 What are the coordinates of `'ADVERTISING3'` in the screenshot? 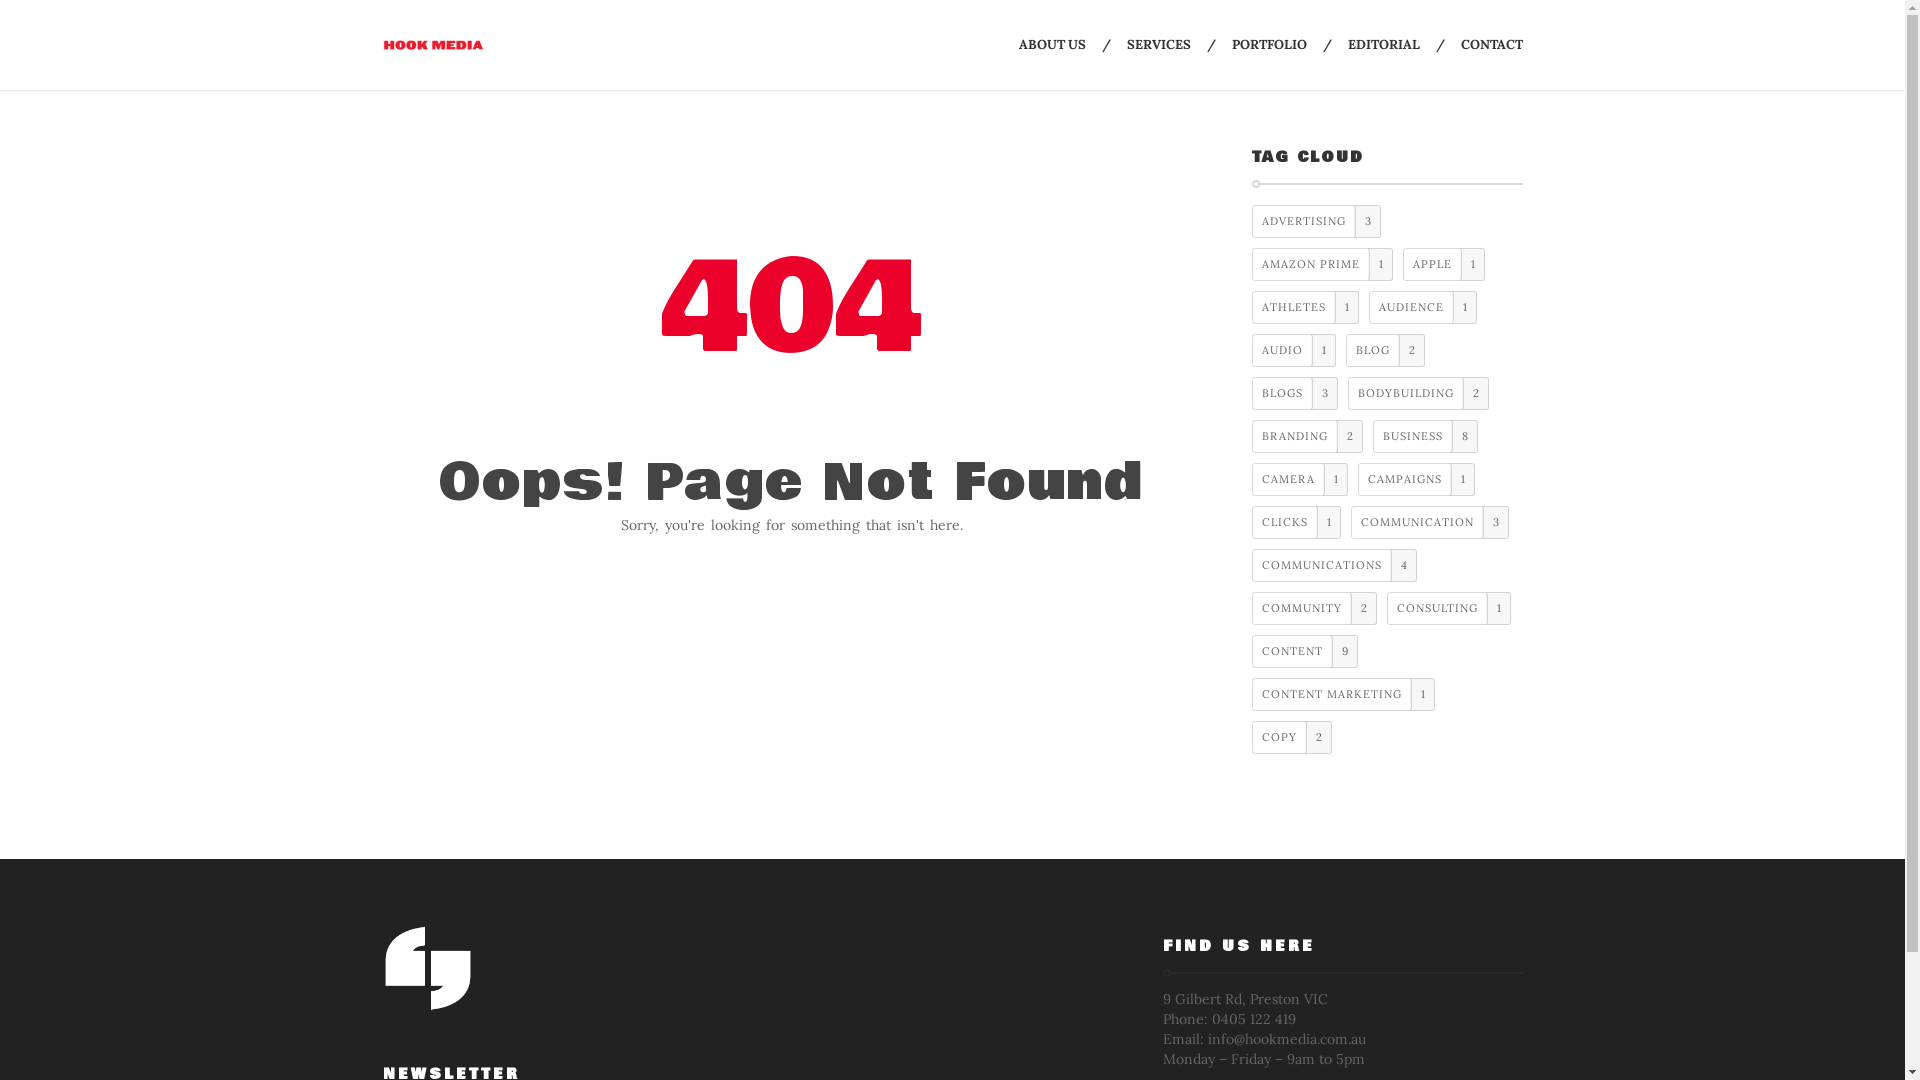 It's located at (1251, 221).